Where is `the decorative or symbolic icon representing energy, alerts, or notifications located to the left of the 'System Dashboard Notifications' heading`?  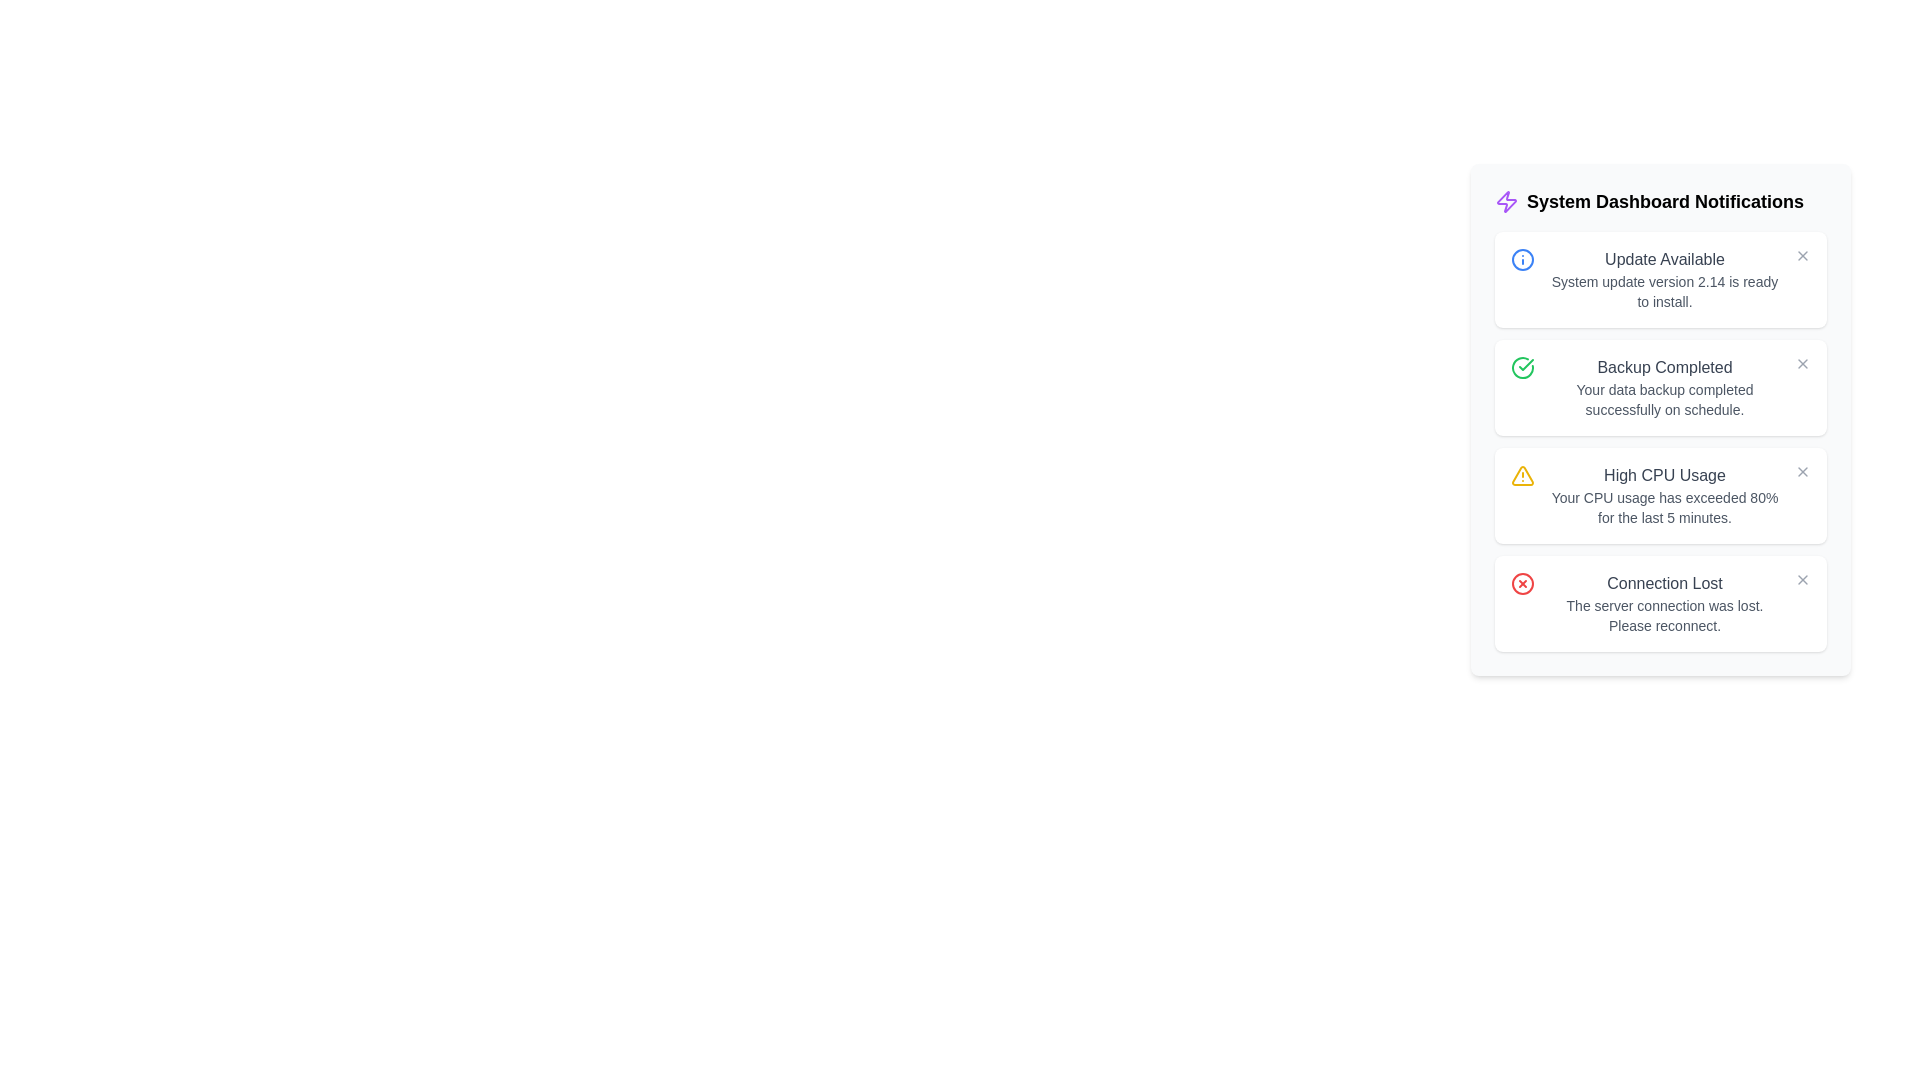
the decorative or symbolic icon representing energy, alerts, or notifications located to the left of the 'System Dashboard Notifications' heading is located at coordinates (1507, 201).